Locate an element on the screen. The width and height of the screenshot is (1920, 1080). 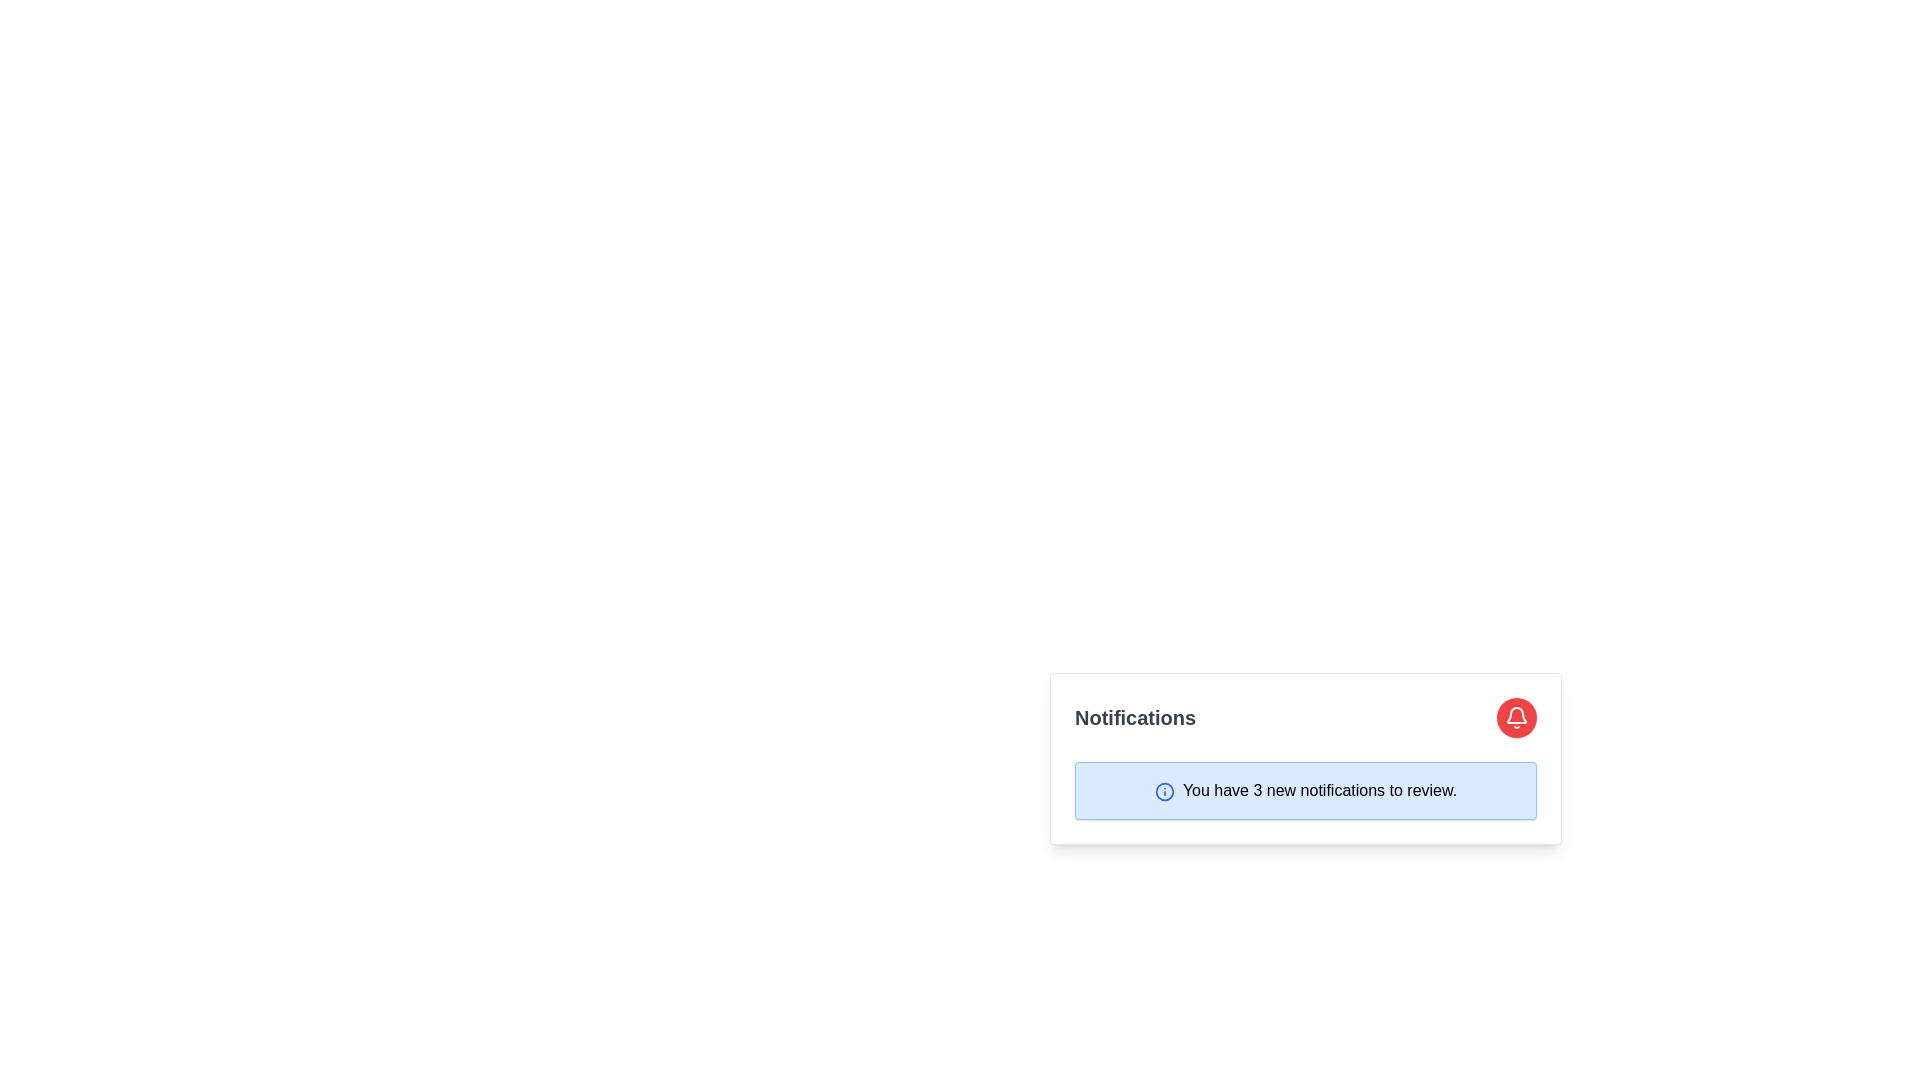
the icon located in the notification area that indicates 'You have 3 new notifications to review.' is located at coordinates (1164, 790).